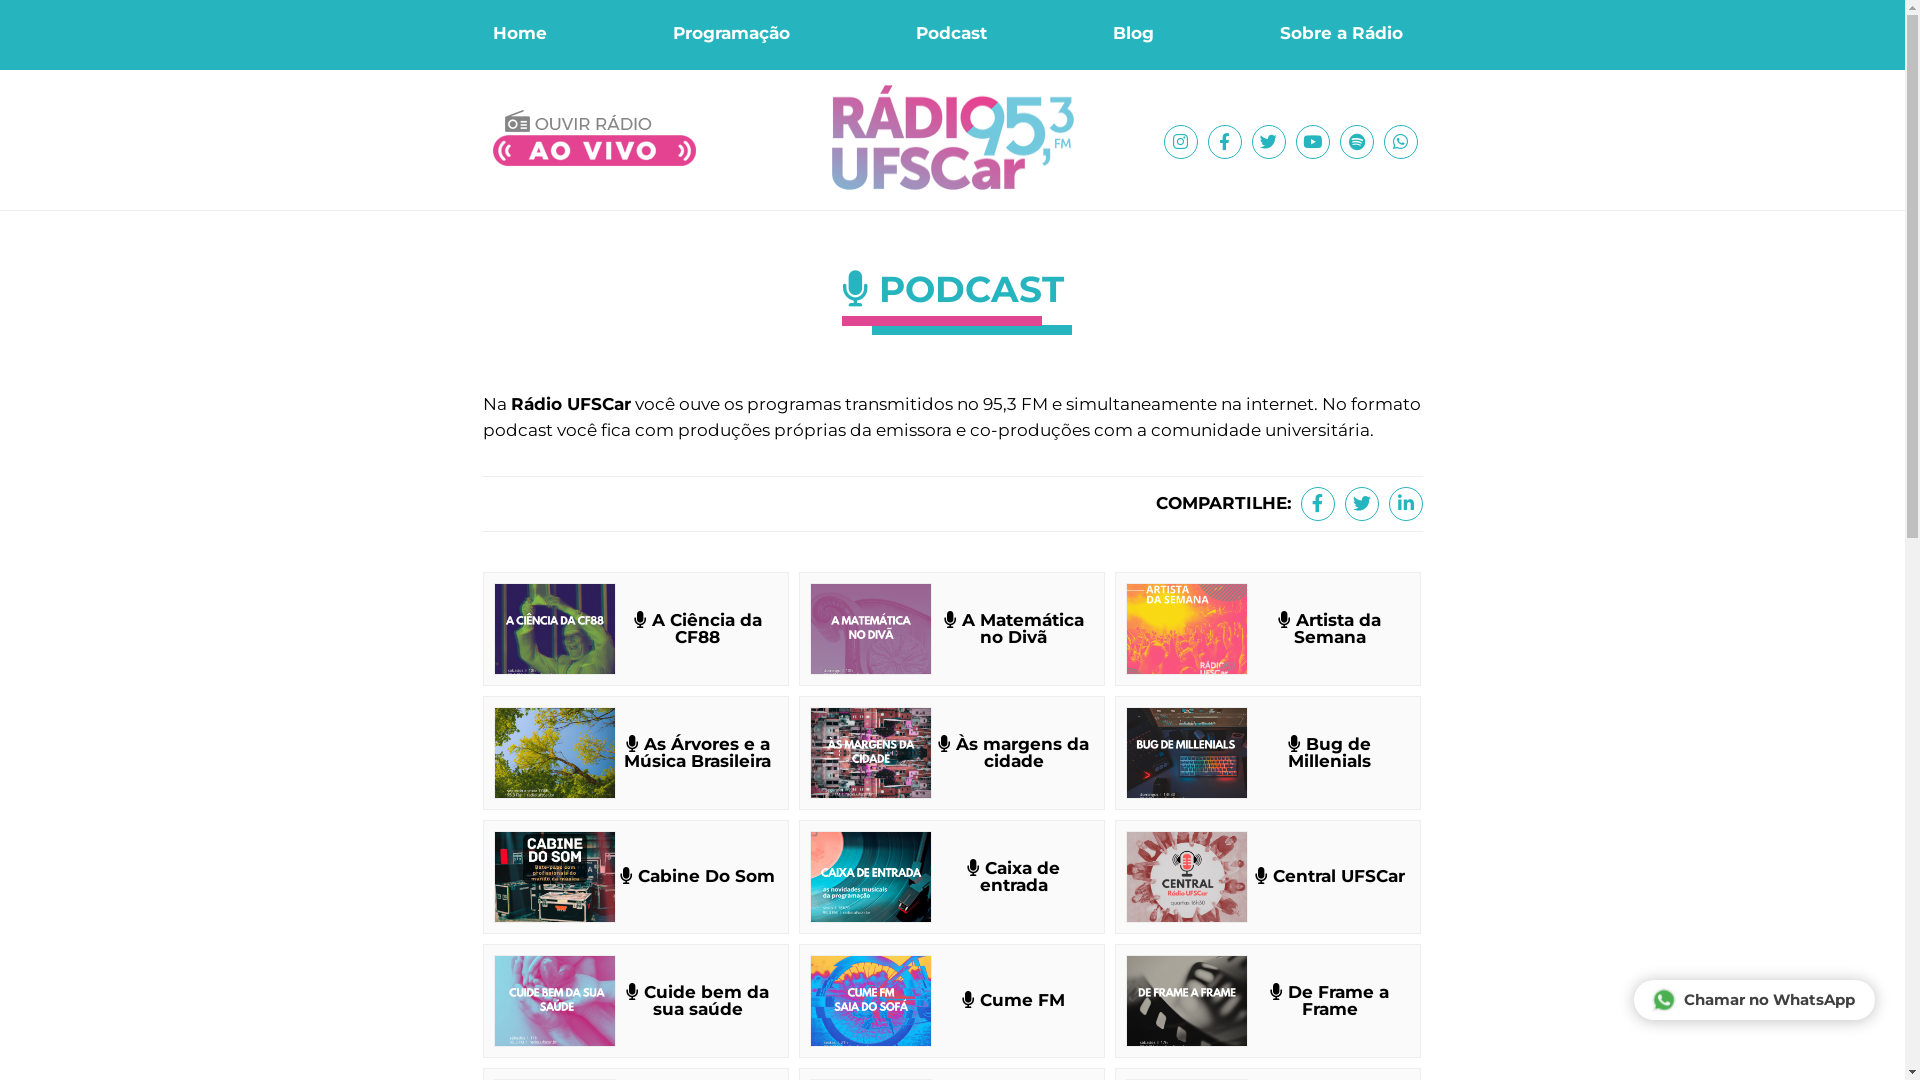 The image size is (1920, 1080). What do you see at coordinates (1132, 33) in the screenshot?
I see `'Blog'` at bounding box center [1132, 33].